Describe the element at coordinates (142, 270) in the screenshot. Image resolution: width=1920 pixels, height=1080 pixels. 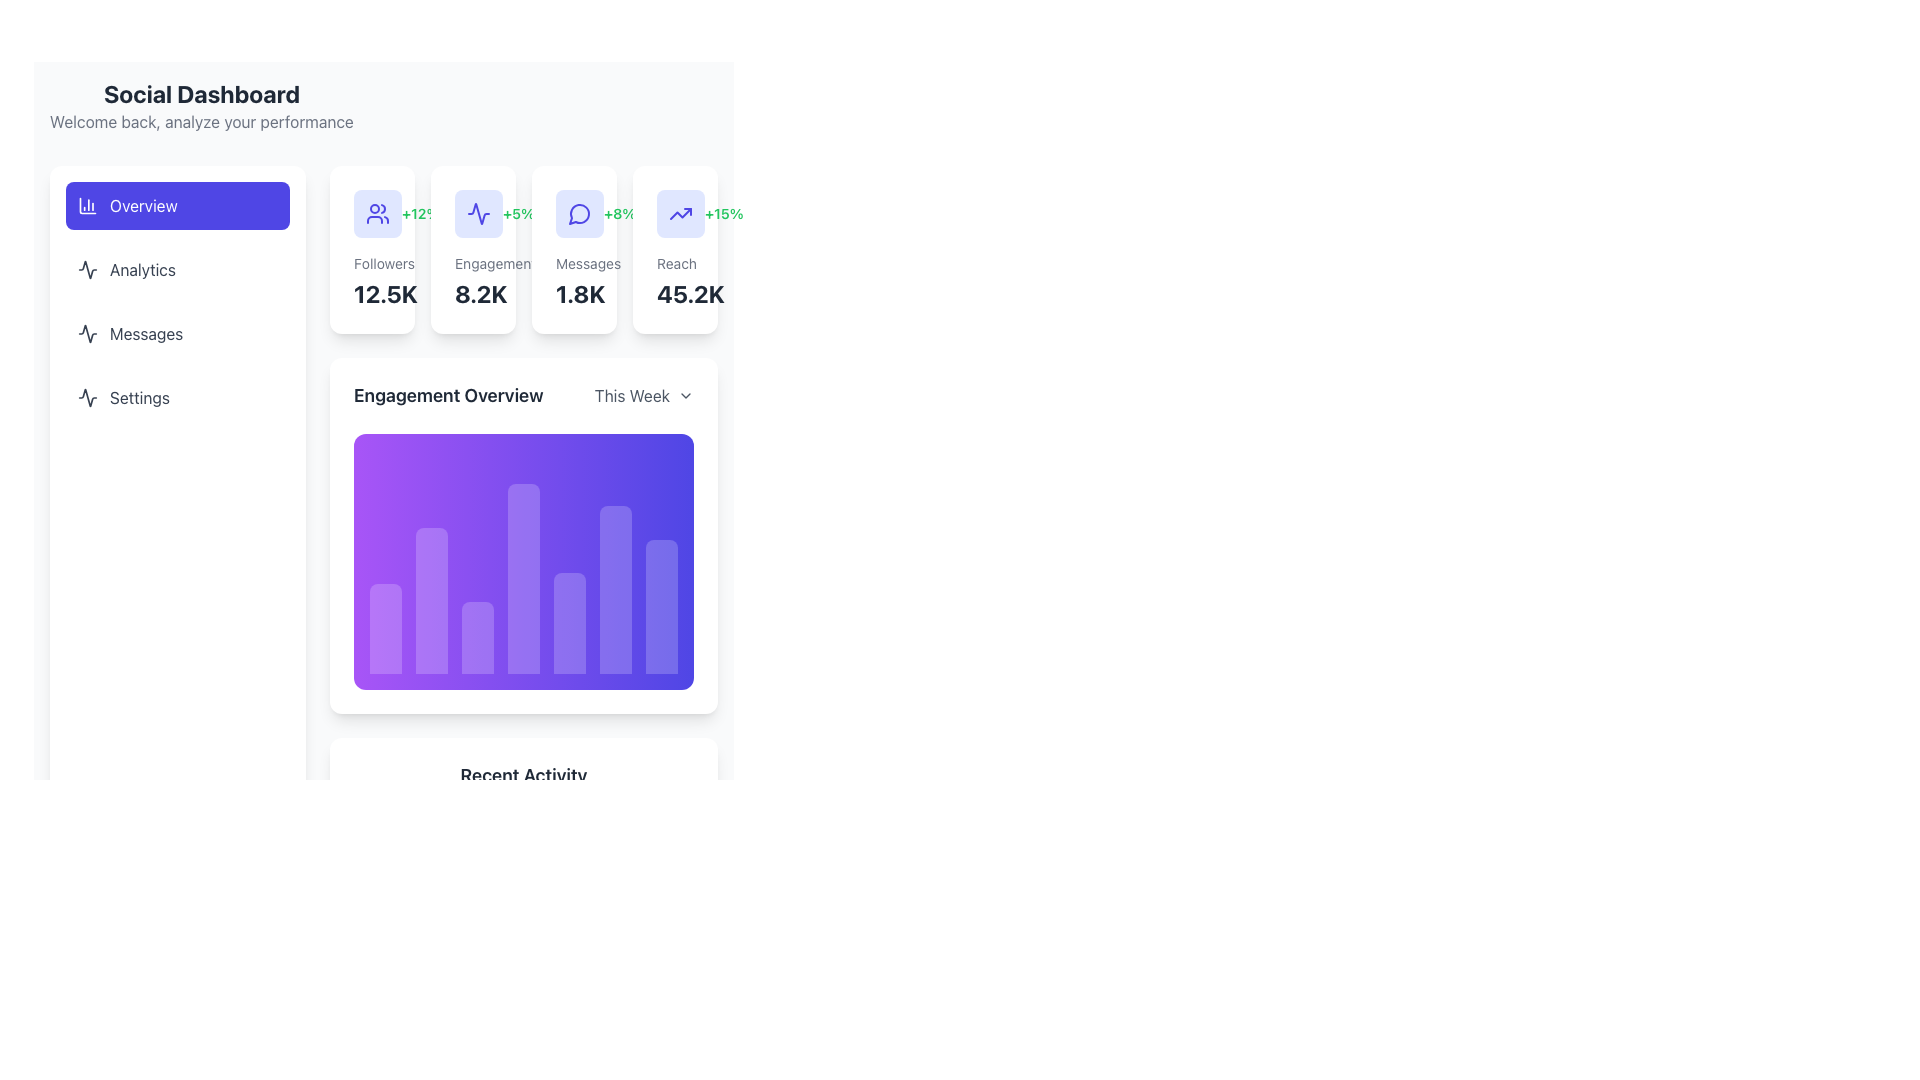
I see `the 'Analytics' navigation label within the sidebar menu` at that location.